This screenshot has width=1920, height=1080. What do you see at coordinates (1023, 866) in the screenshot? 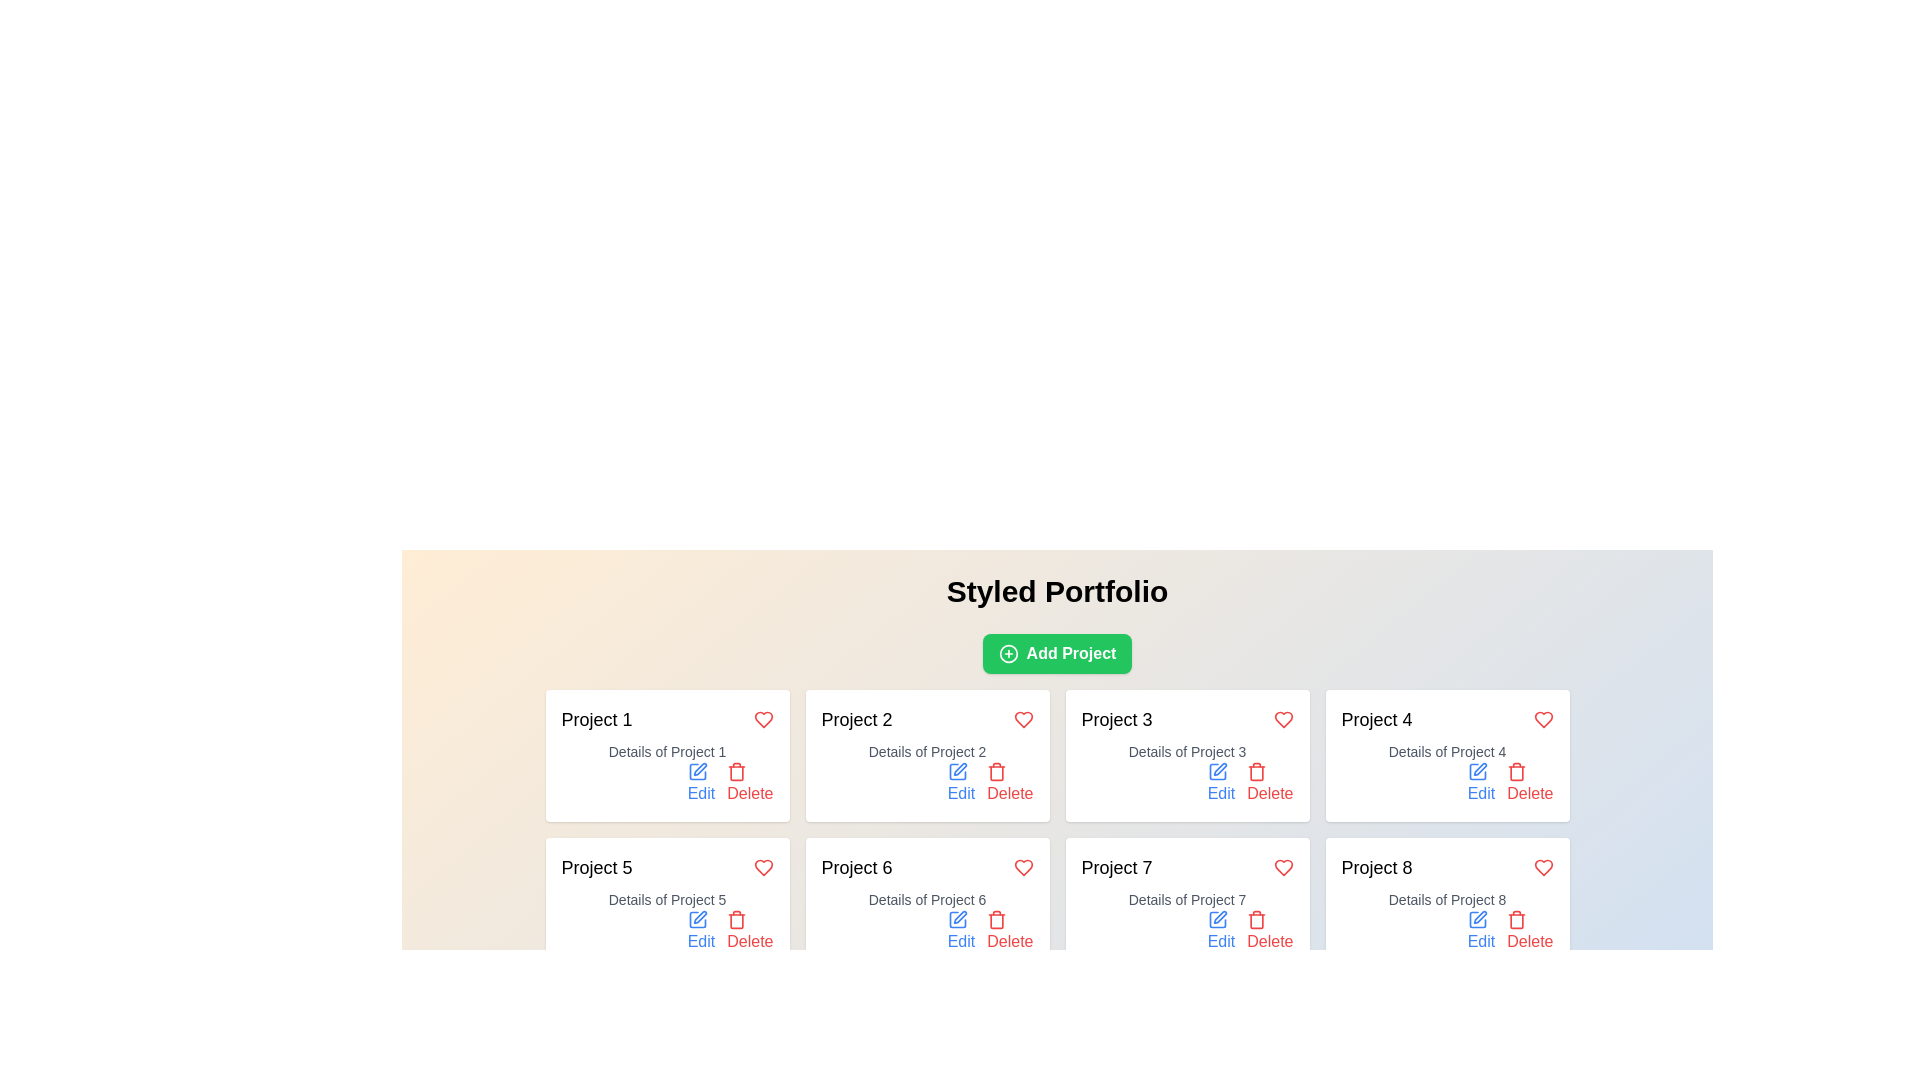
I see `the heart icon button located at the top-right corner of the 'Project 6' block` at bounding box center [1023, 866].